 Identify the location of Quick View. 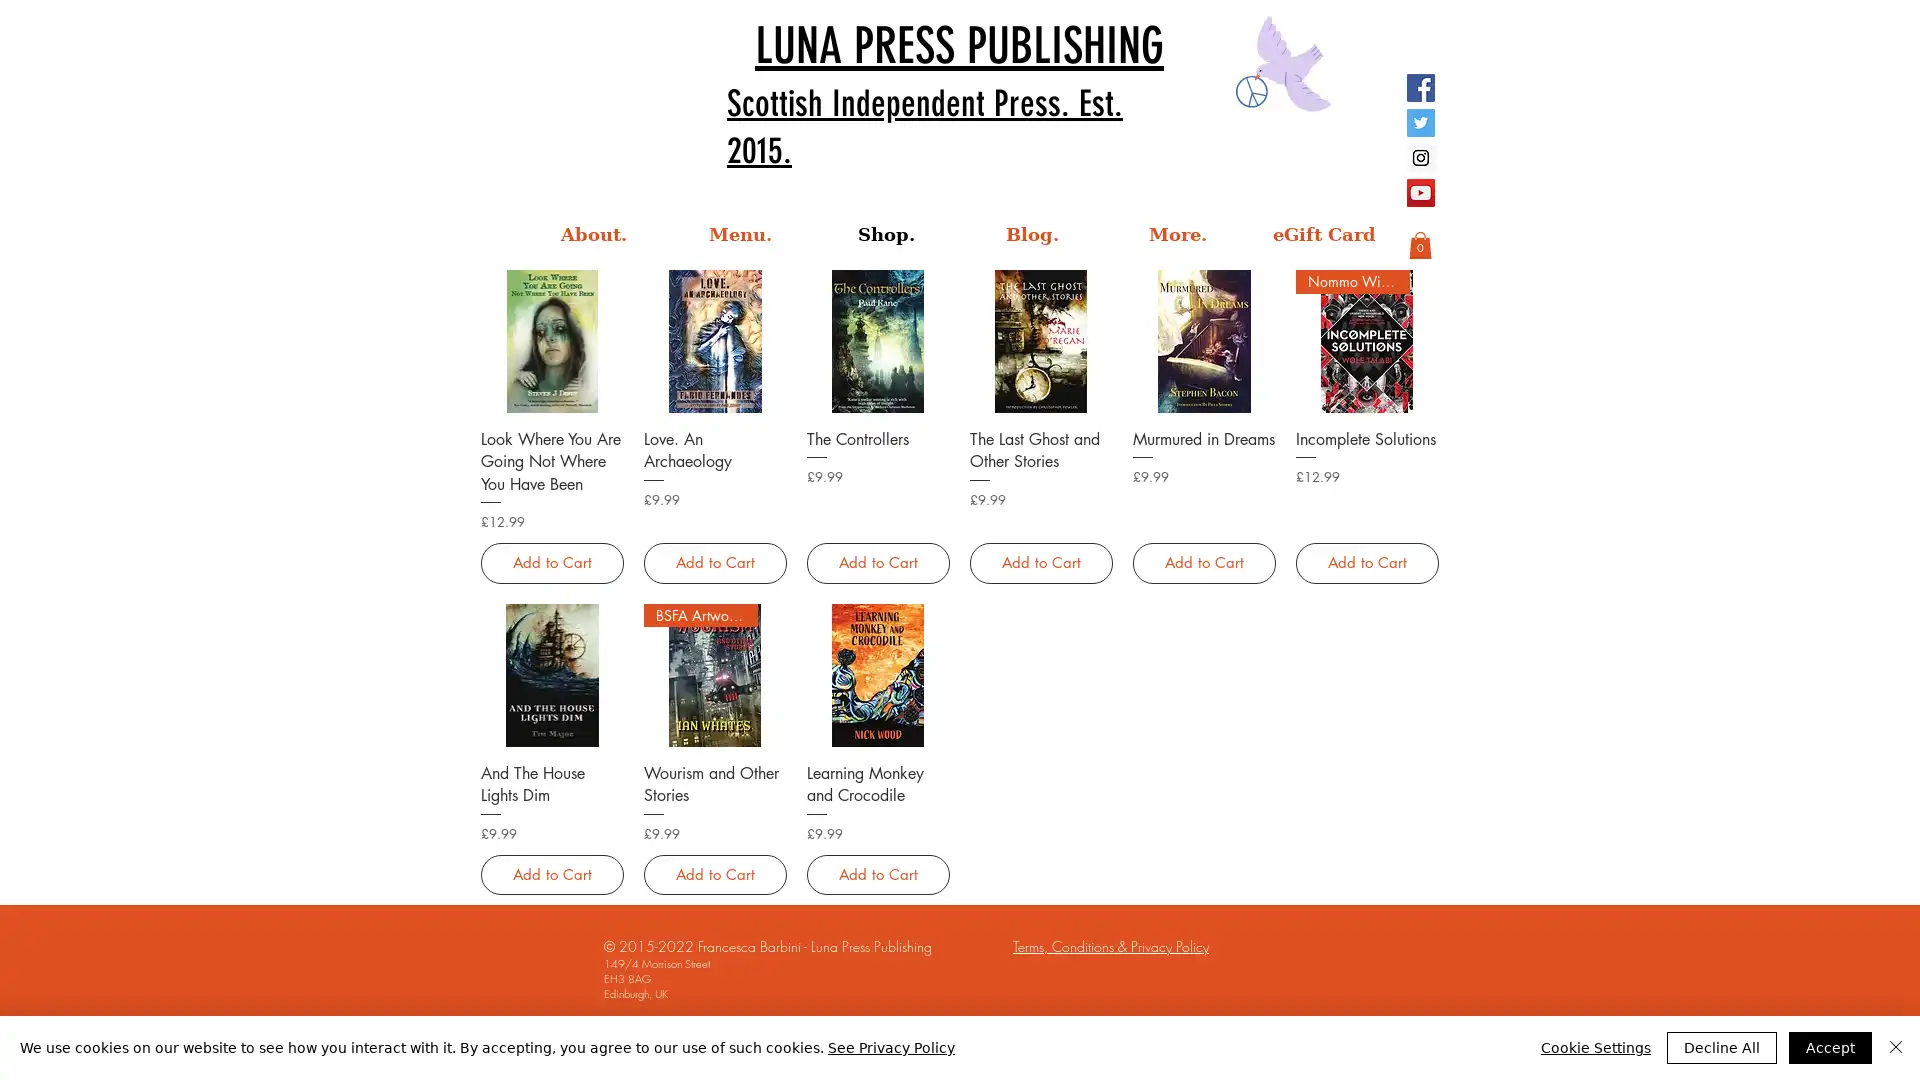
(1040, 435).